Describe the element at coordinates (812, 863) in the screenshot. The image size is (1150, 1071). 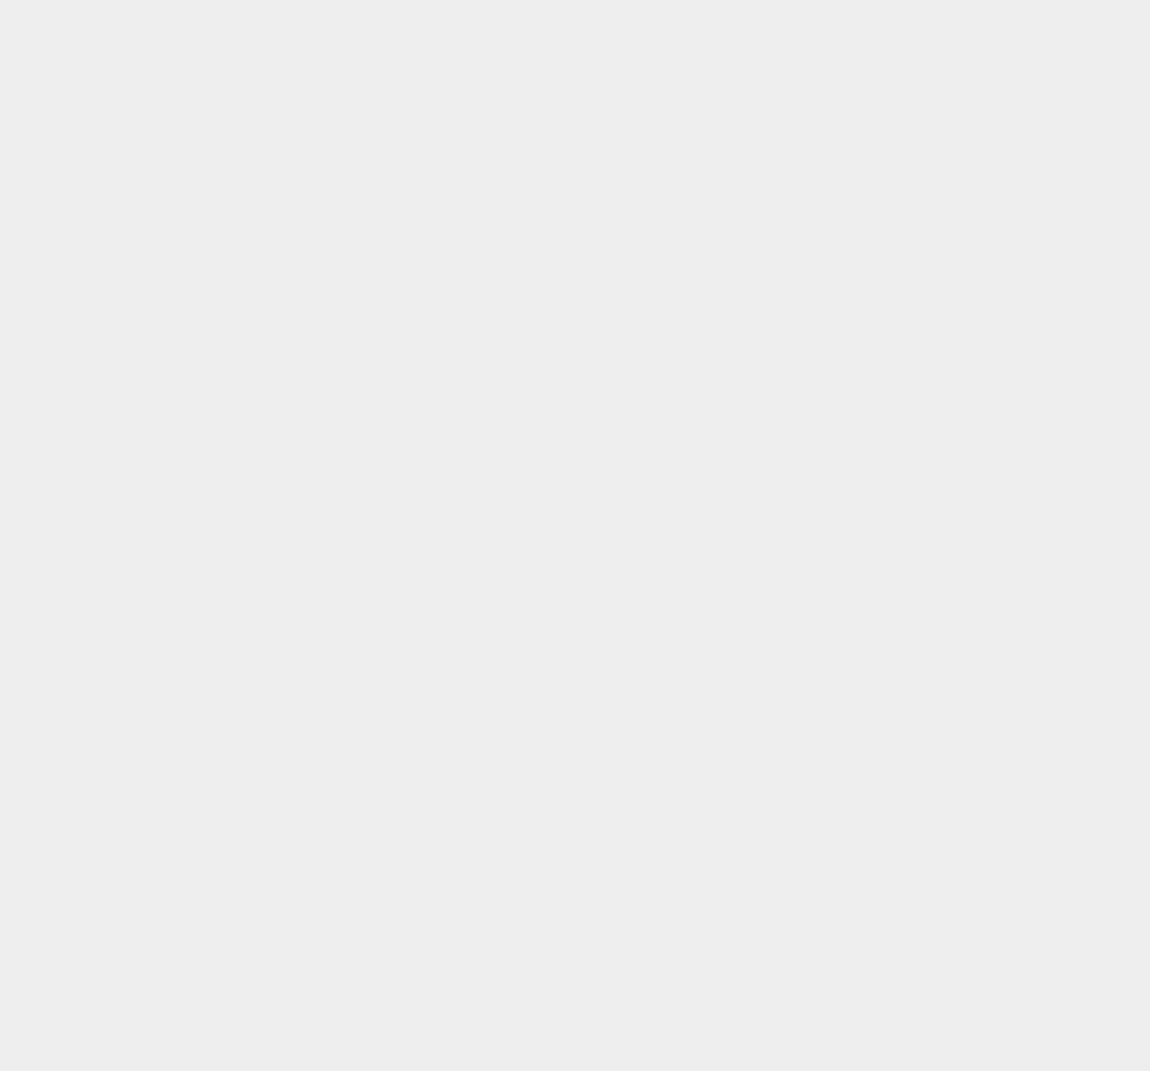
I see `'RAM'` at that location.